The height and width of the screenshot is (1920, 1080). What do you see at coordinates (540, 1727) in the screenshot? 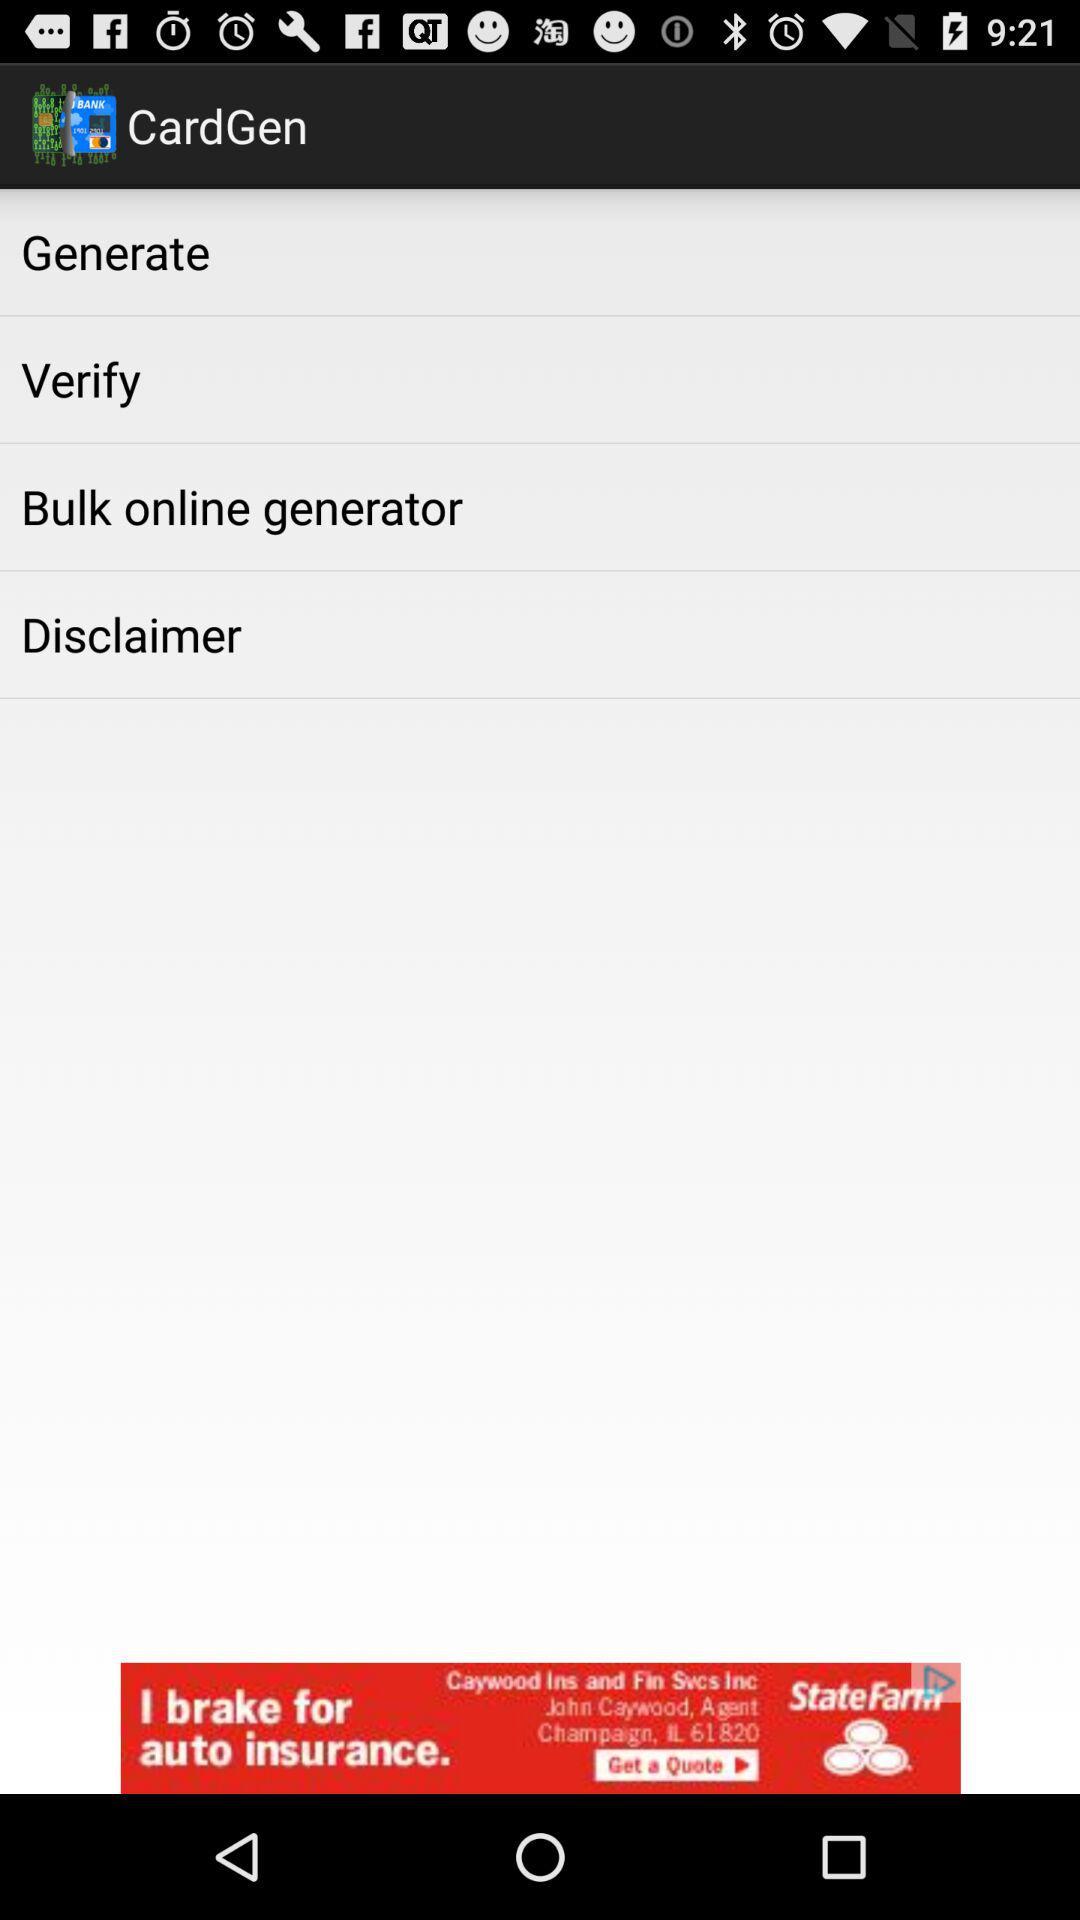
I see `open advertisement` at bounding box center [540, 1727].